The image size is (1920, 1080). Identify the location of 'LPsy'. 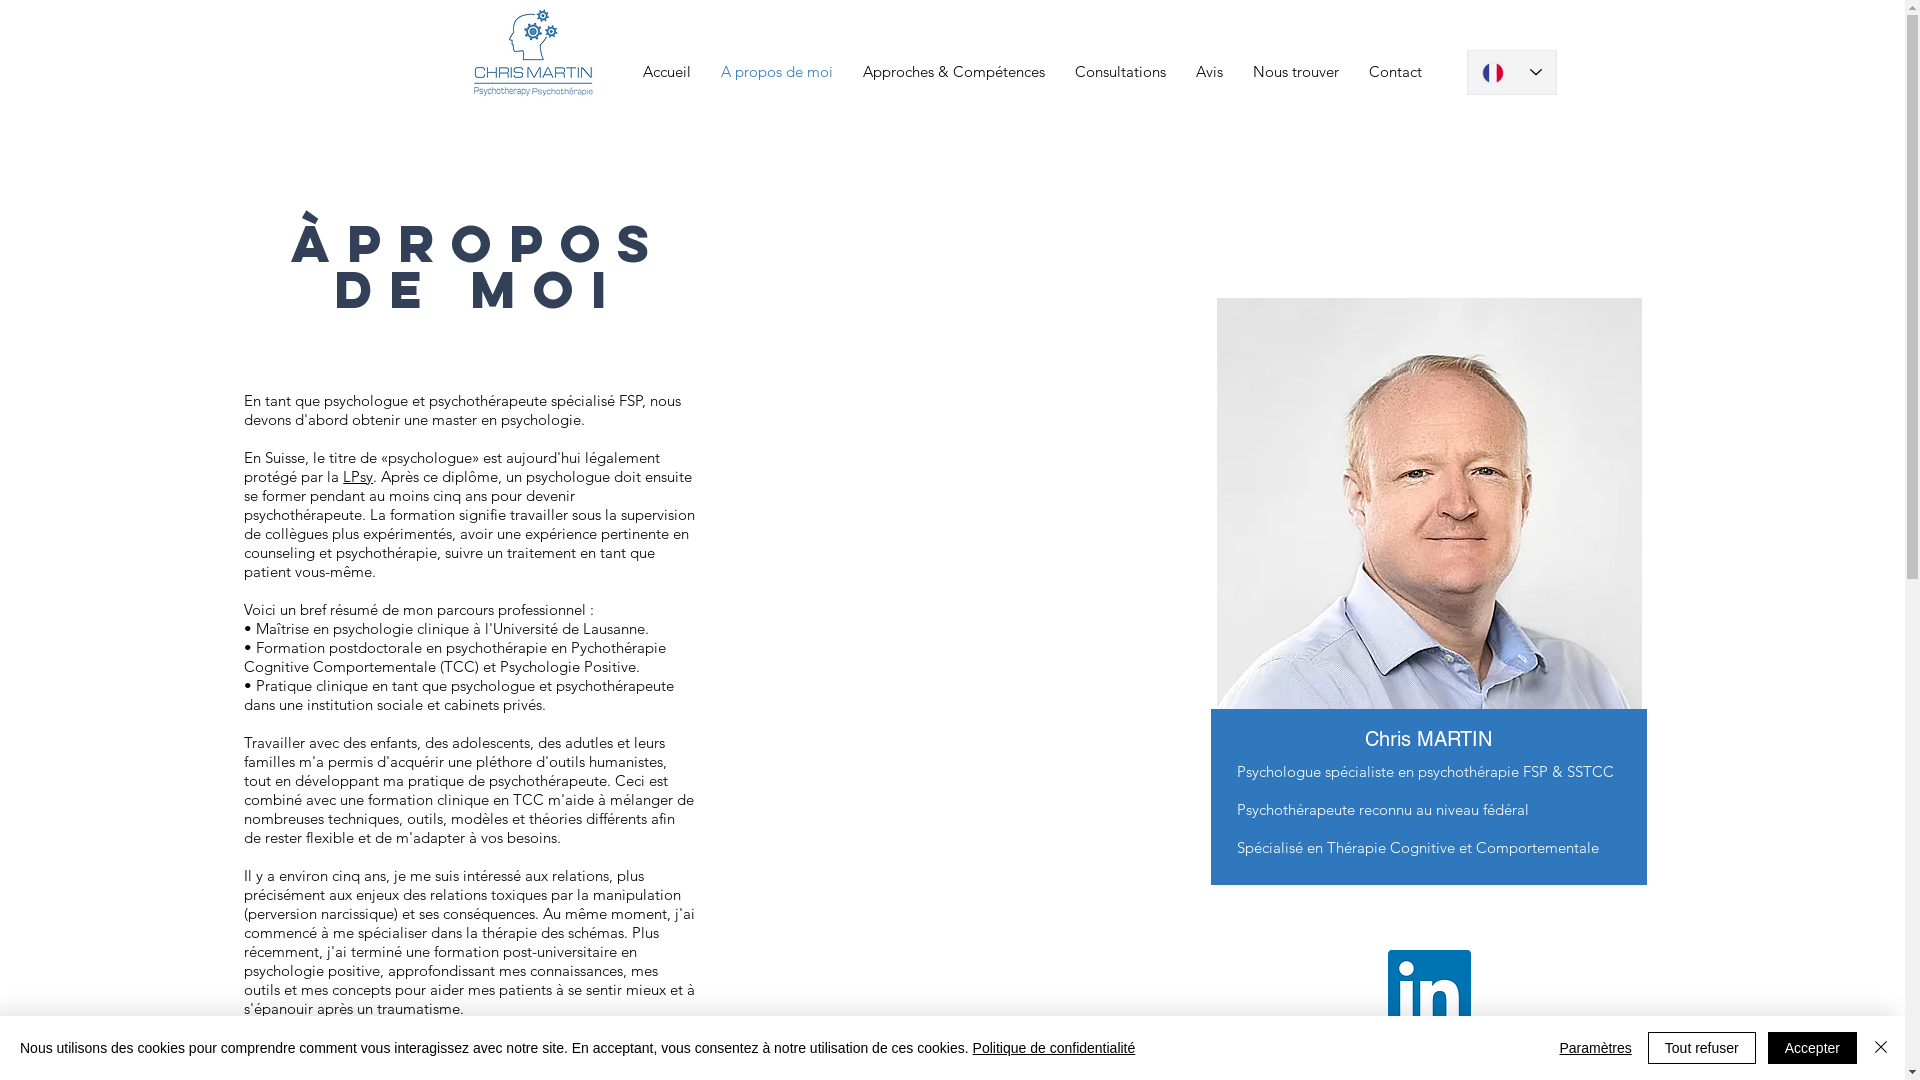
(342, 476).